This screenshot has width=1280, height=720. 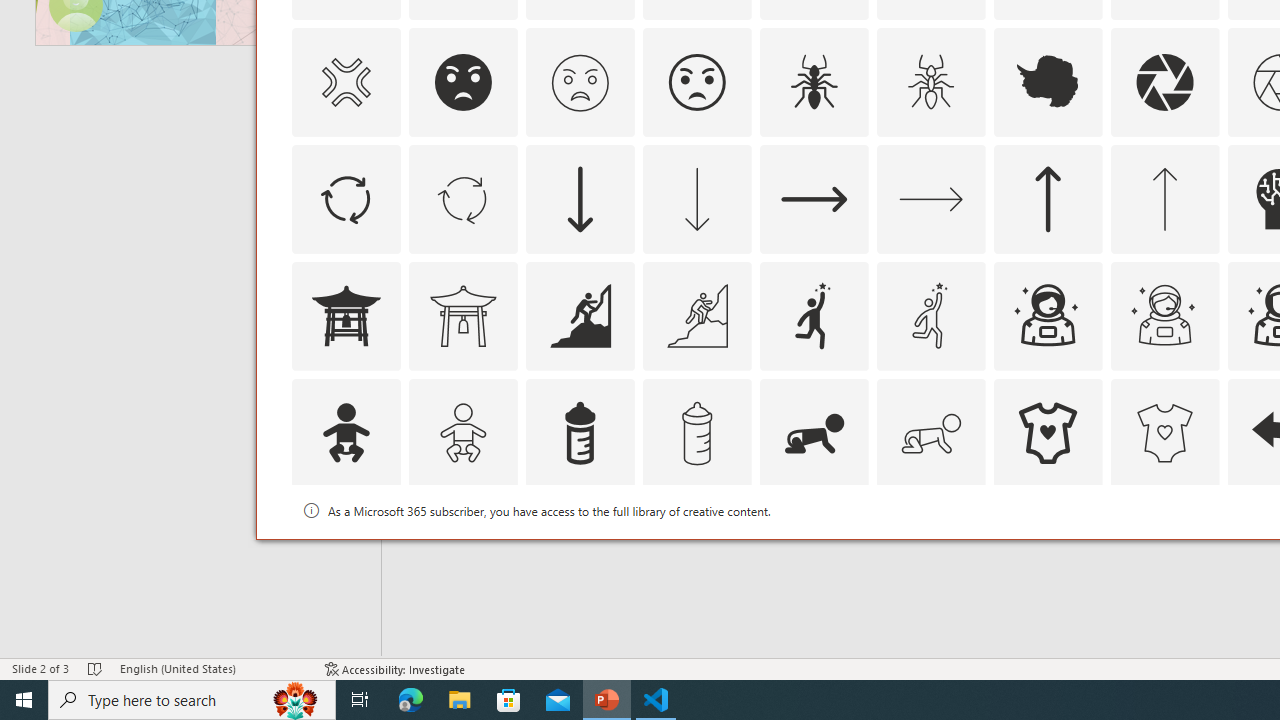 I want to click on 'AutomationID: Icons_ArrowCircle', so click(x=345, y=198).